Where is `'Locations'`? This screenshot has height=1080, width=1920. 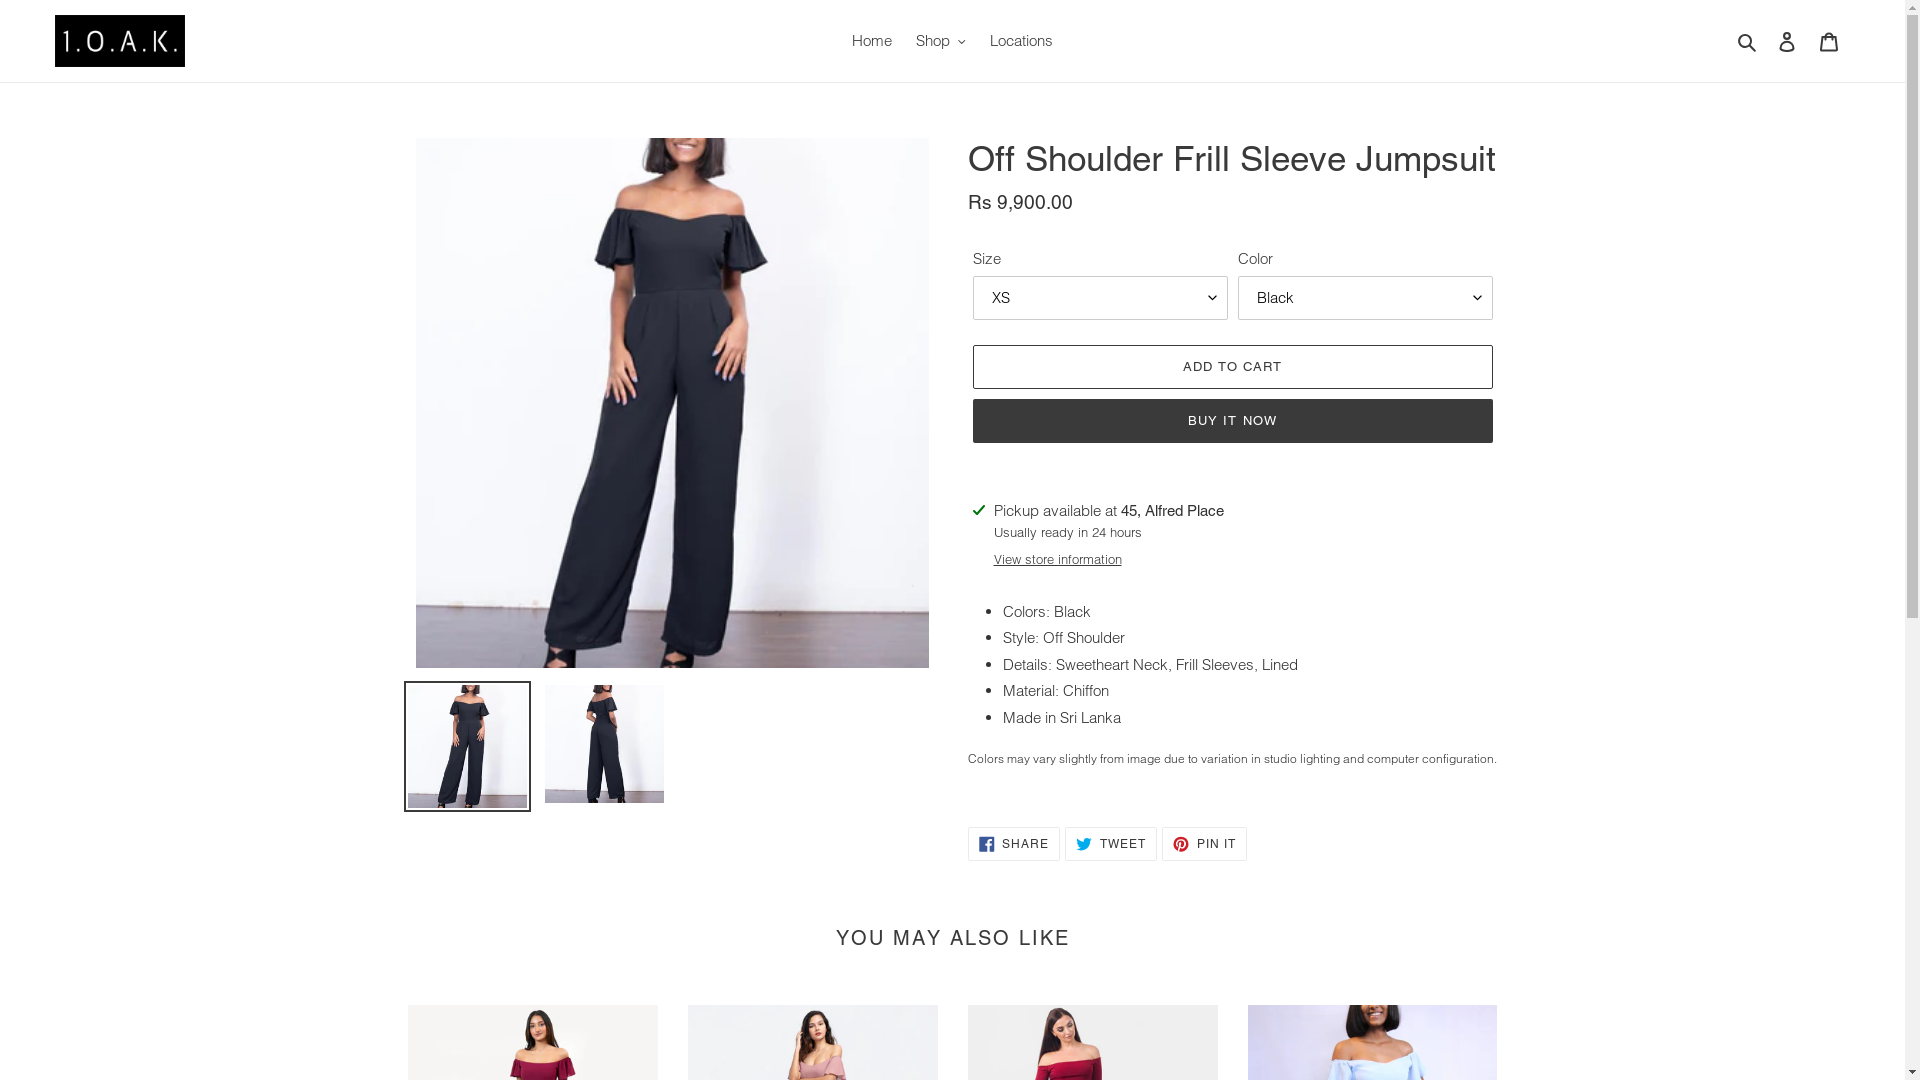 'Locations' is located at coordinates (1021, 41).